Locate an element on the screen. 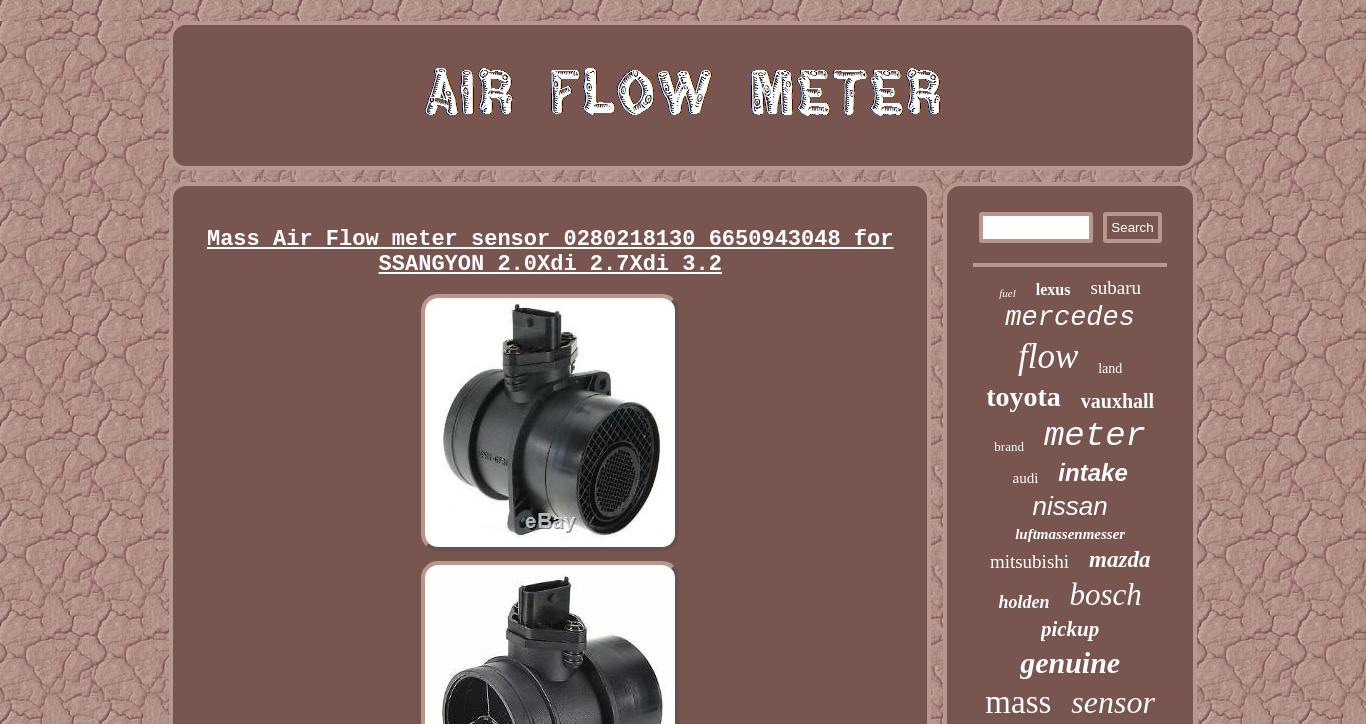  'flow' is located at coordinates (1046, 355).